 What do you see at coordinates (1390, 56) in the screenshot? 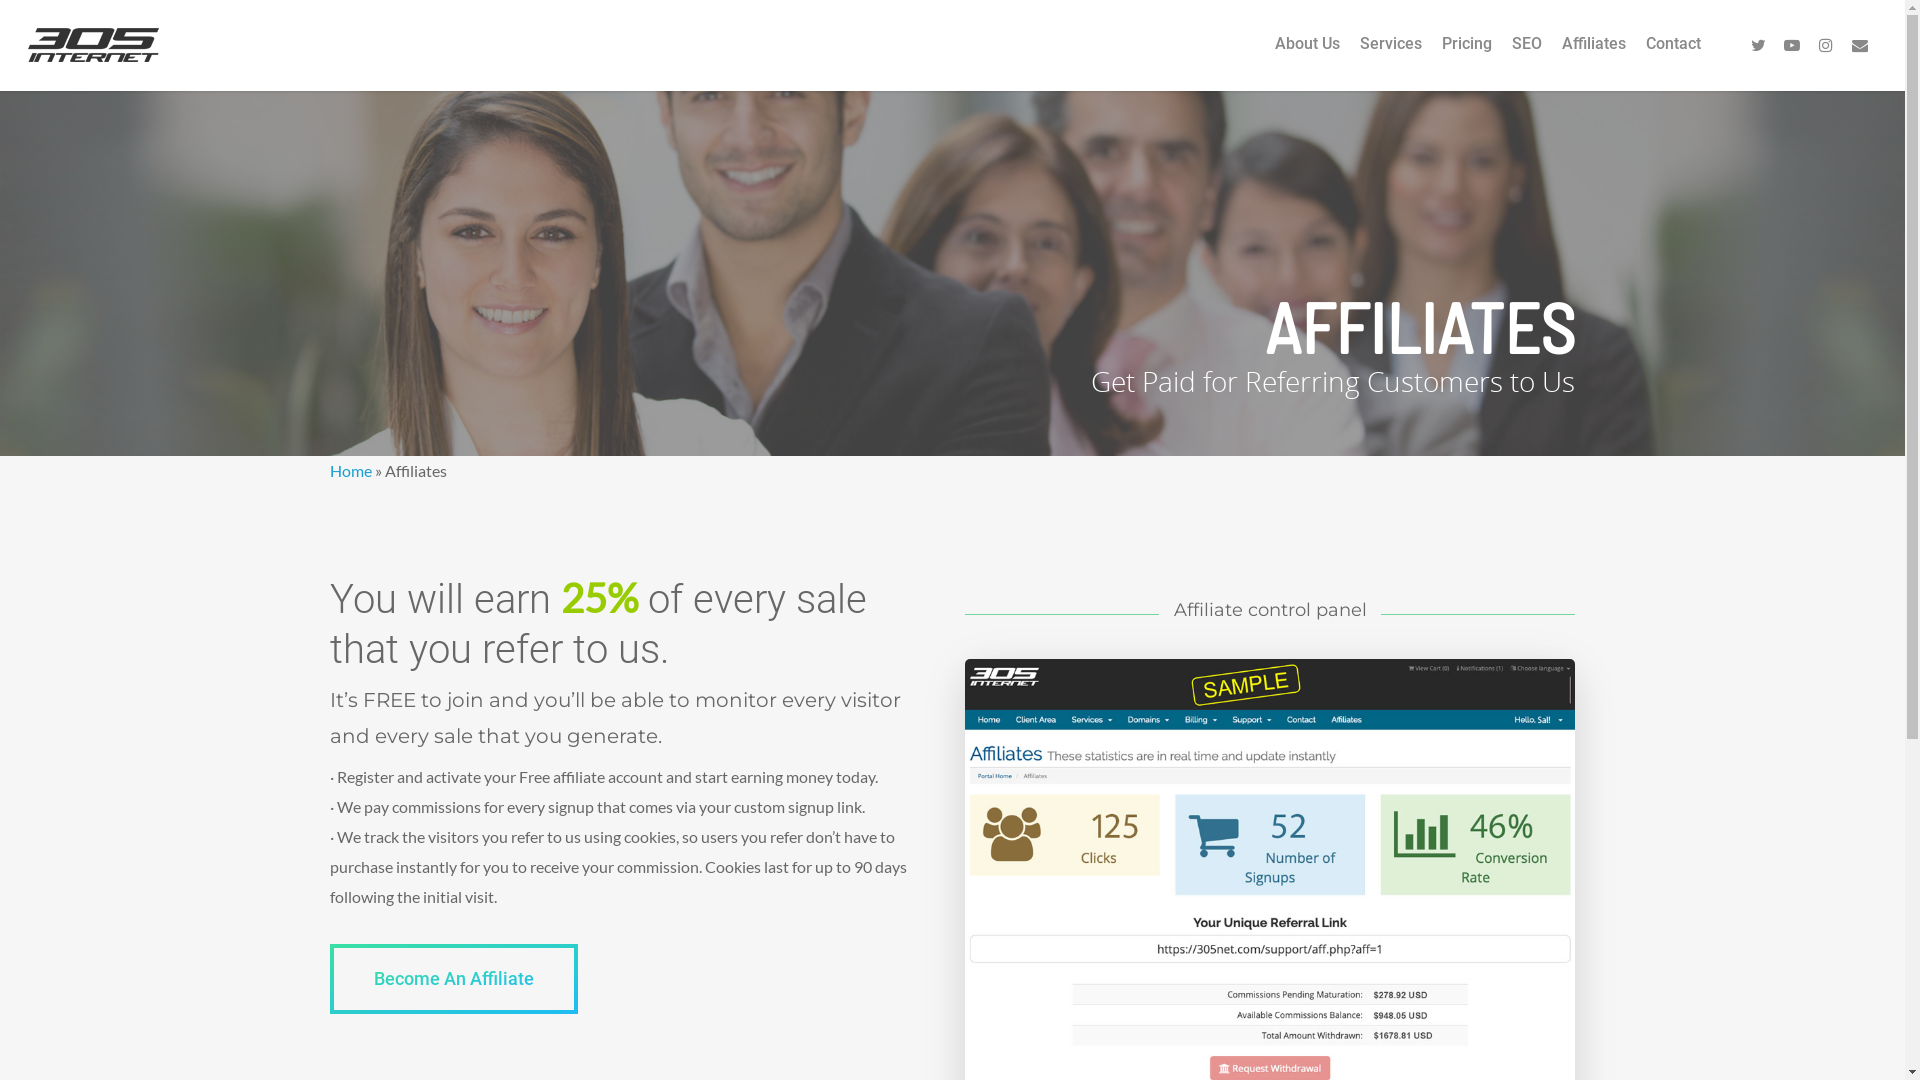
I see `'Services'` at bounding box center [1390, 56].